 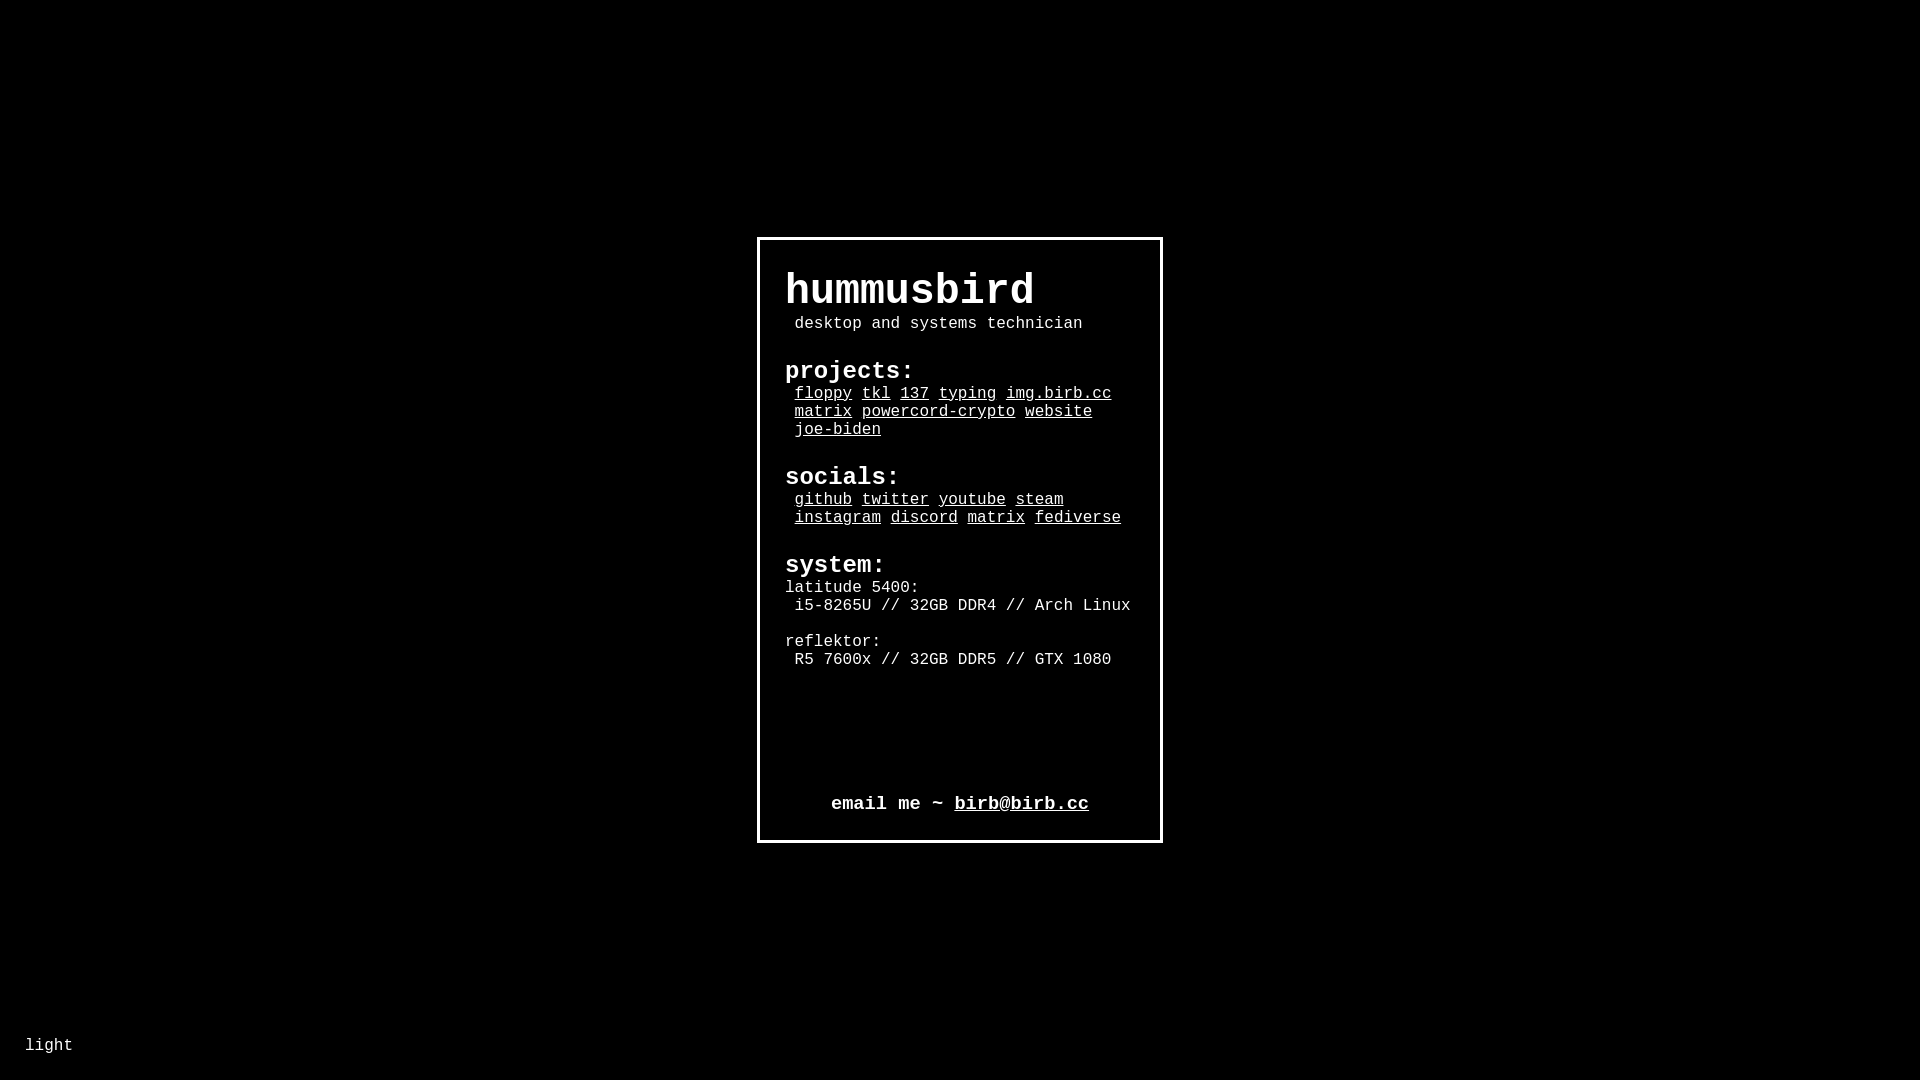 What do you see at coordinates (824, 499) in the screenshot?
I see `'github'` at bounding box center [824, 499].